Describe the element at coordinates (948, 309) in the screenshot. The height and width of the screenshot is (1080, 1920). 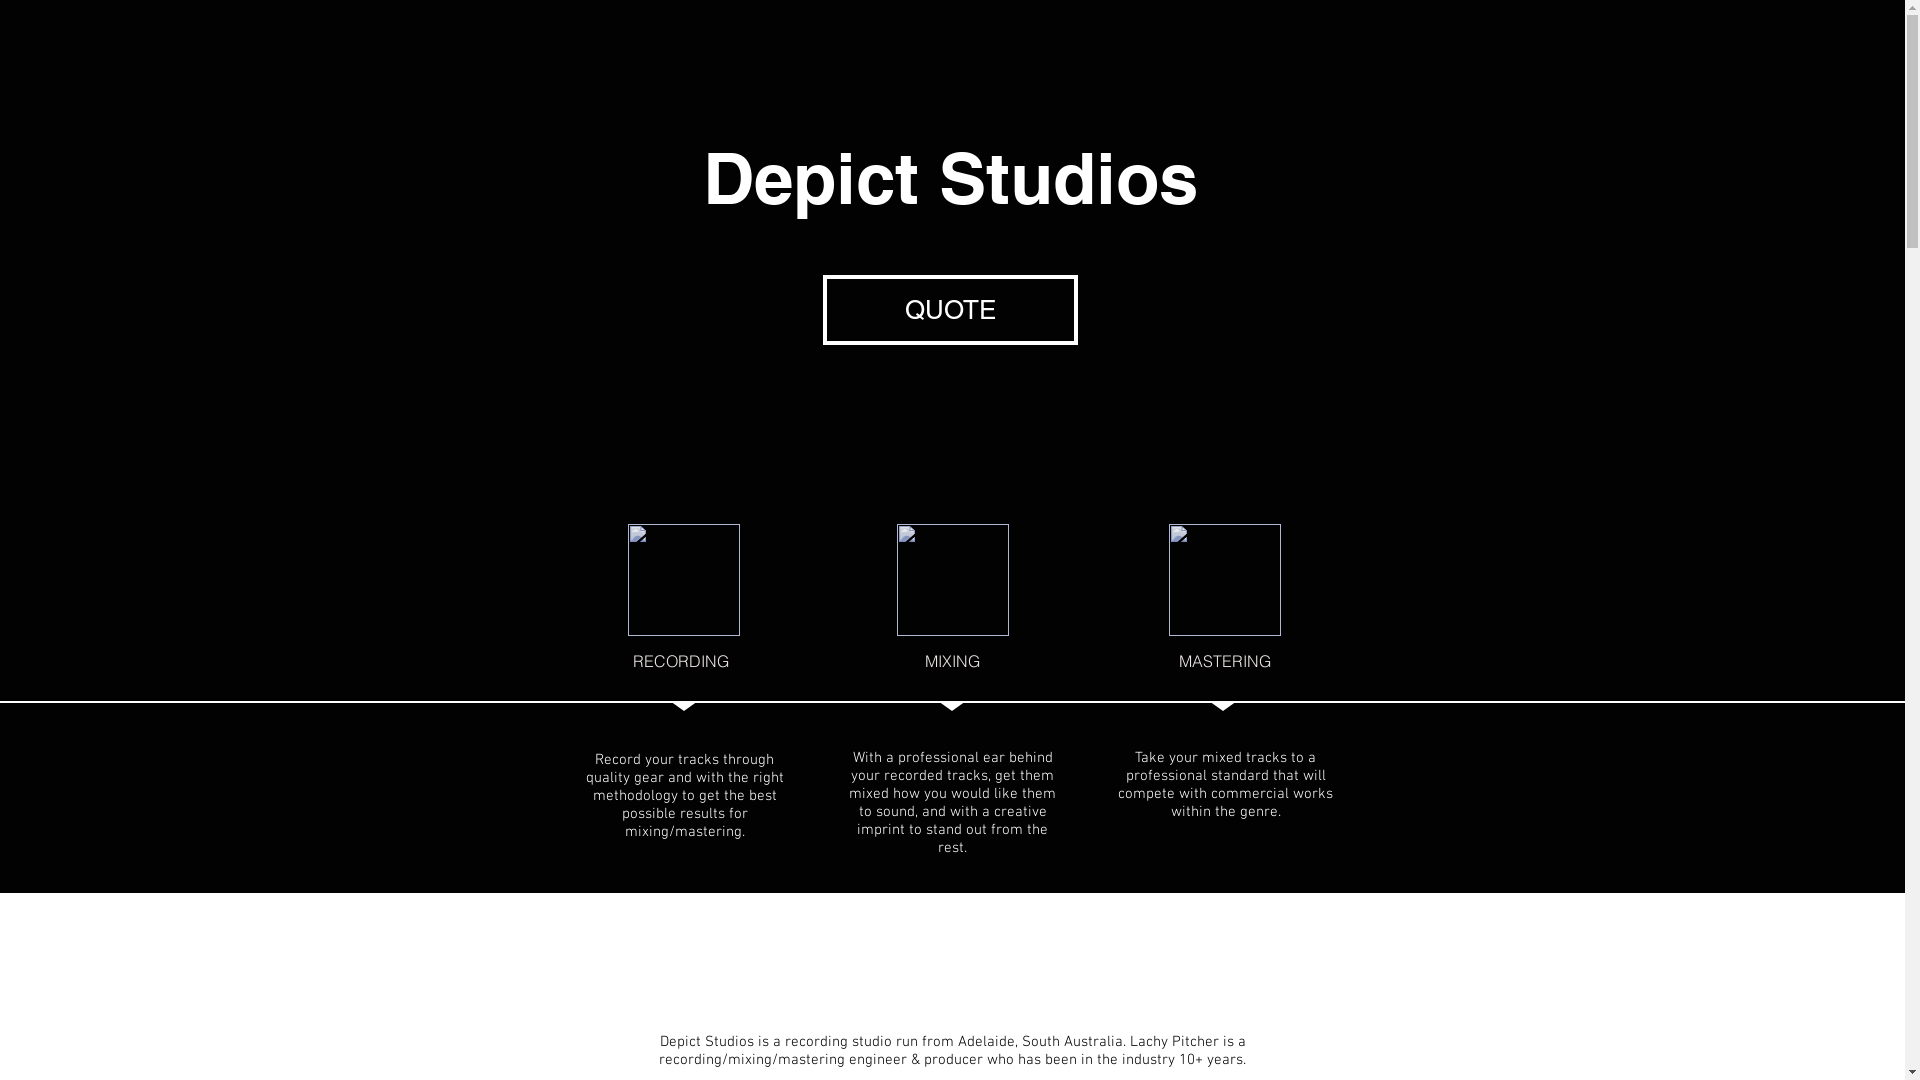
I see `'QUOTE'` at that location.